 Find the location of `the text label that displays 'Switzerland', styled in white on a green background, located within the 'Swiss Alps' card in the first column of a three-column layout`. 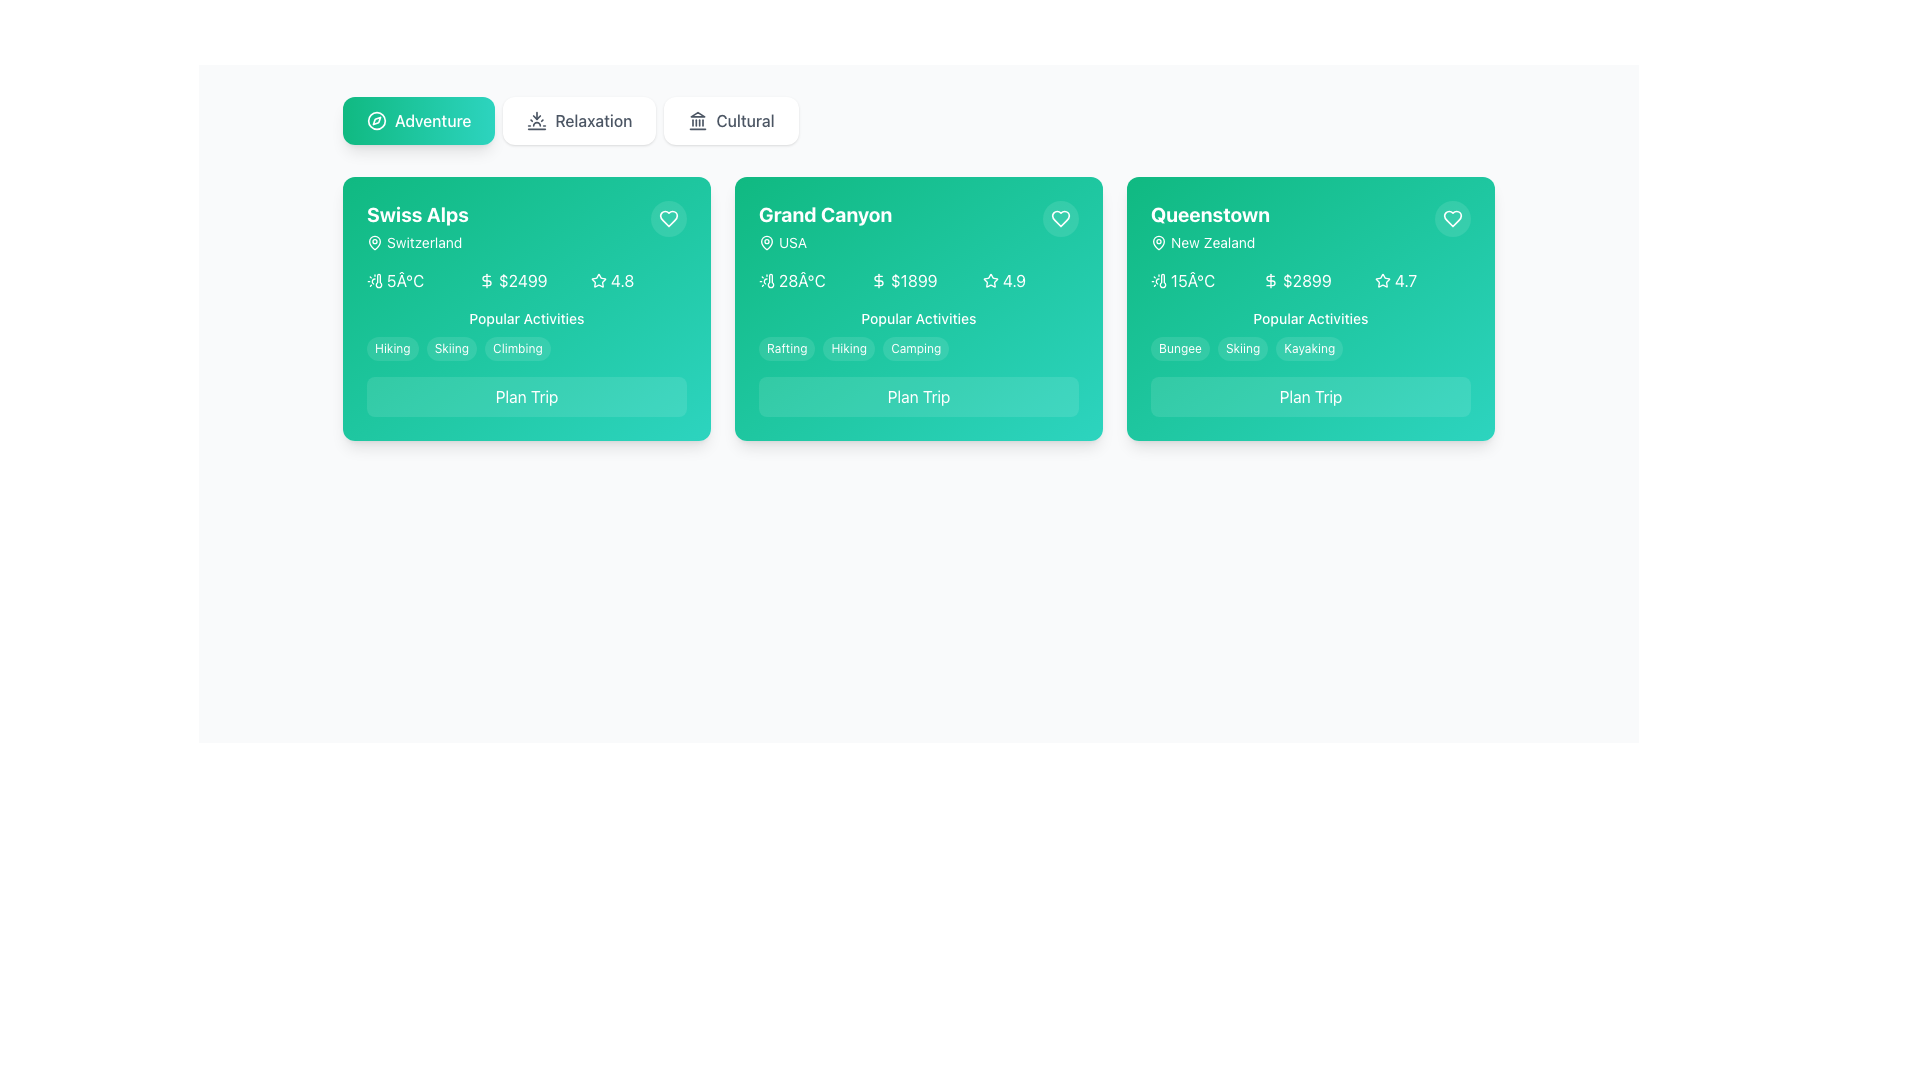

the text label that displays 'Switzerland', styled in white on a green background, located within the 'Swiss Alps' card in the first column of a three-column layout is located at coordinates (423, 242).